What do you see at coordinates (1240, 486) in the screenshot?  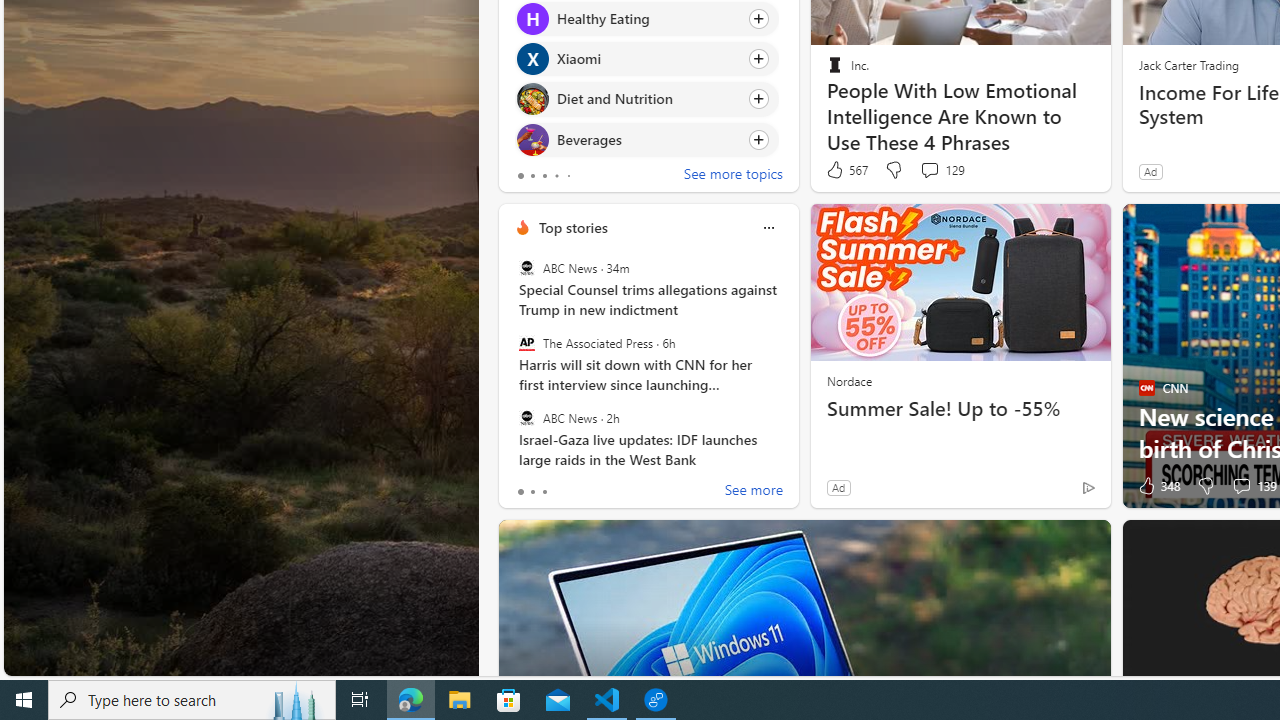 I see `'View comments 139 Comment'` at bounding box center [1240, 486].